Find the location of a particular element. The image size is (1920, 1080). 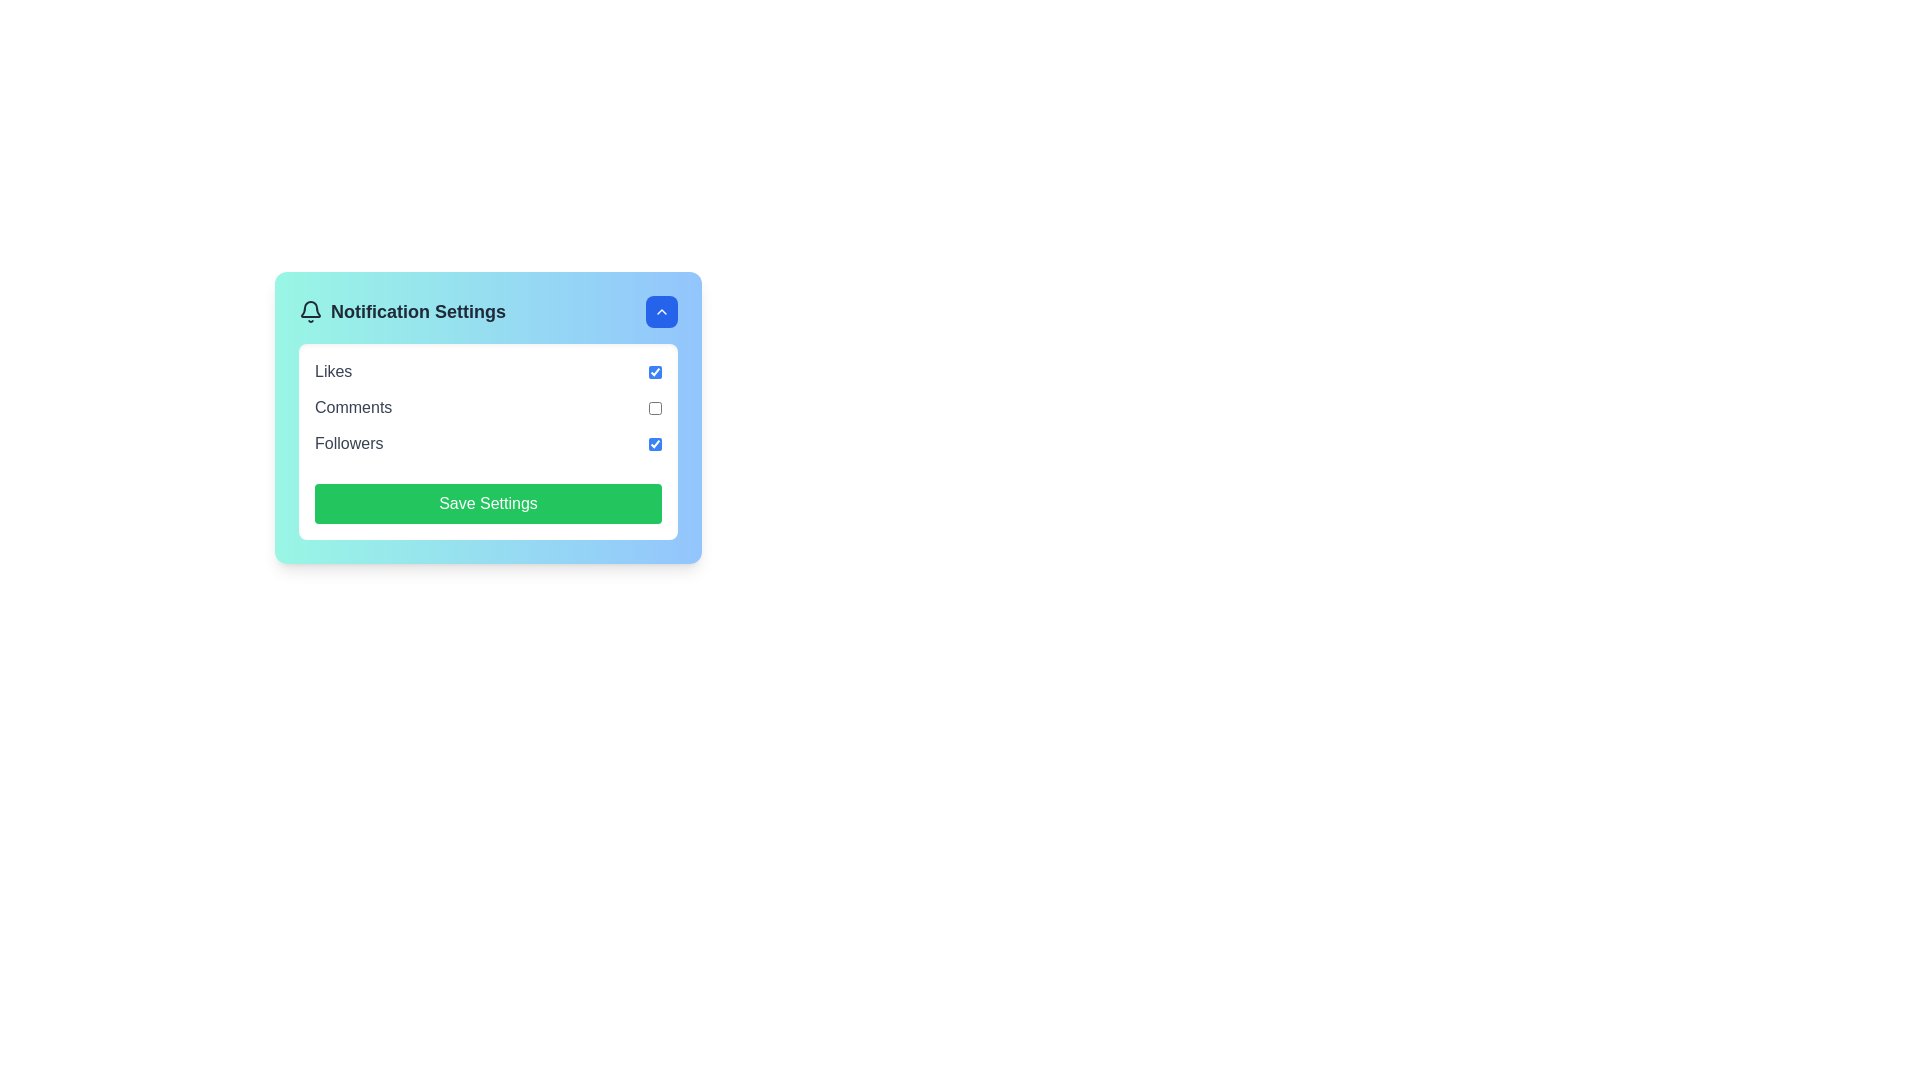

the 'Notification Settings' header which features a bold title and a bell icon, located at the top of the dialog box is located at coordinates (488, 312).